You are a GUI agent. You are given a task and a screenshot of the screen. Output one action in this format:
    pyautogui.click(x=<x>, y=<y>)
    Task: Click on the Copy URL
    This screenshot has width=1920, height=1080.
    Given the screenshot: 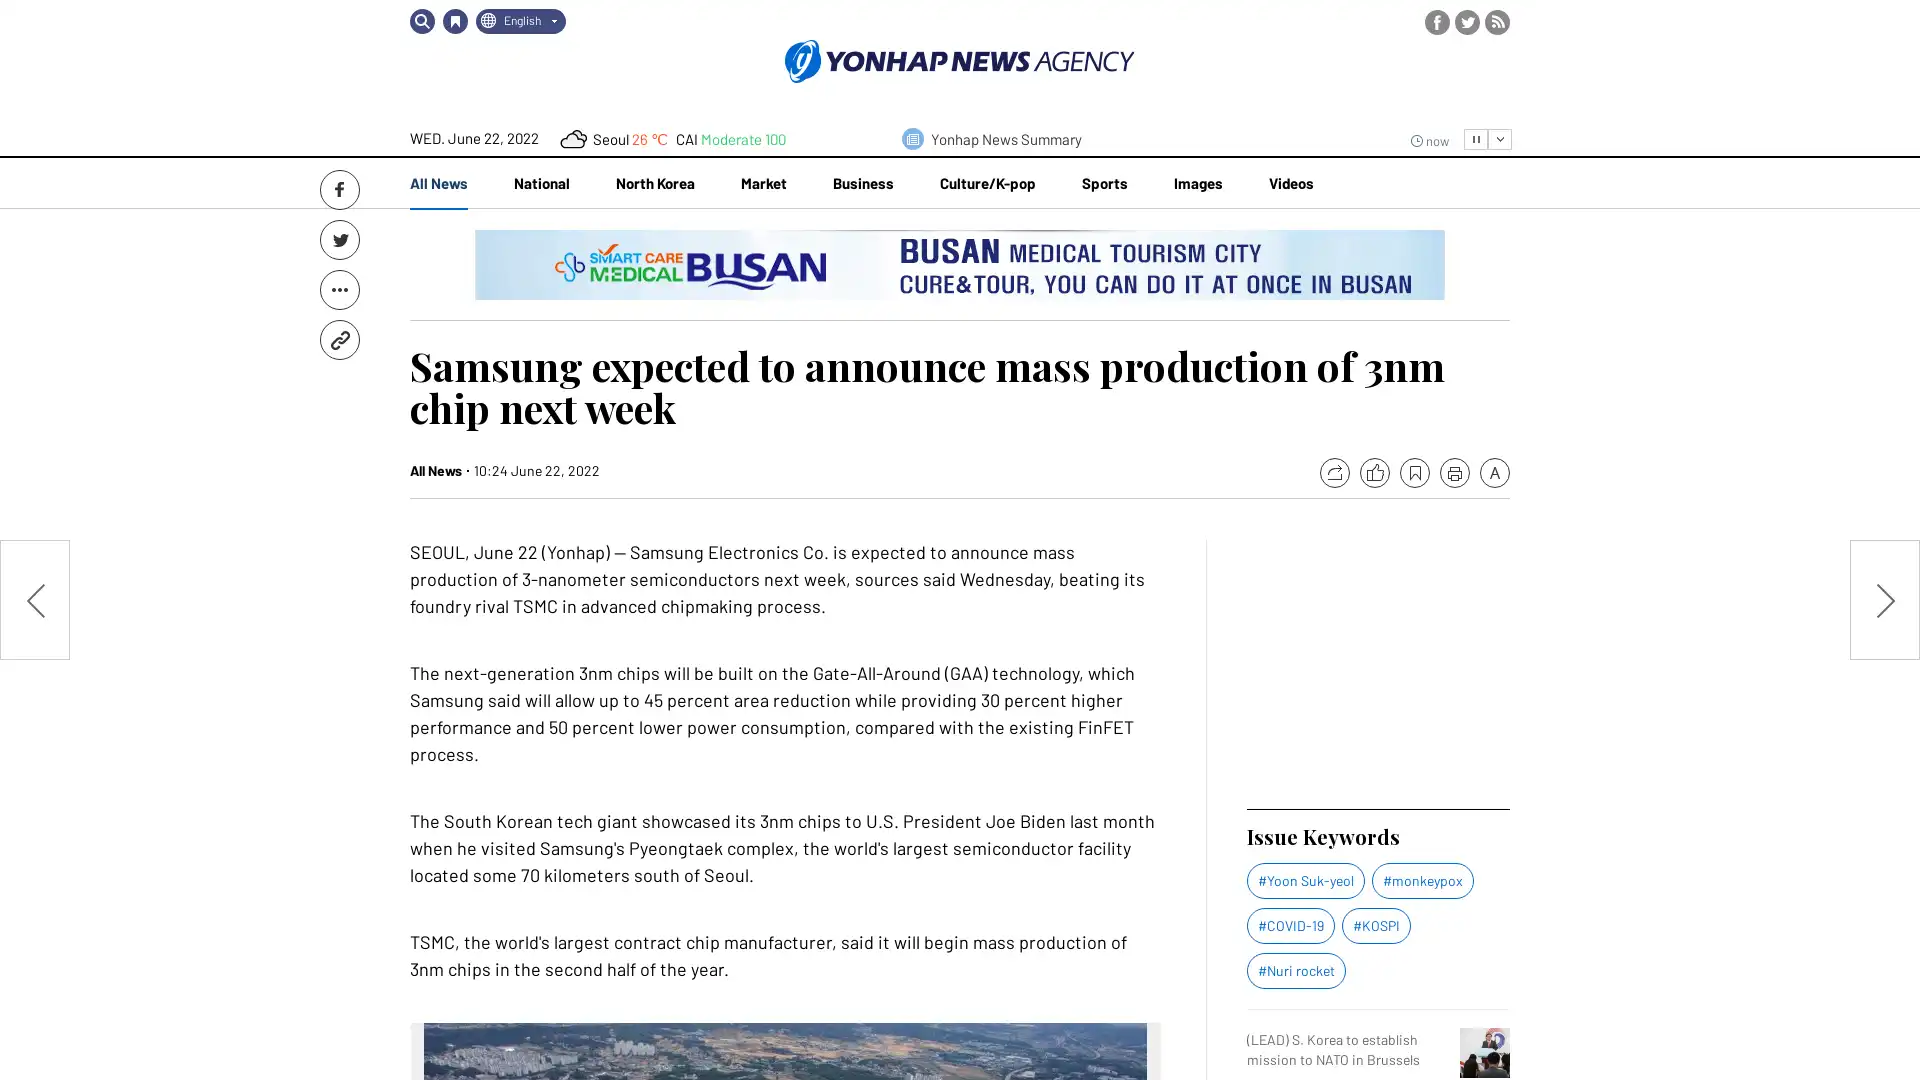 What is the action you would take?
    pyautogui.click(x=340, y=338)
    